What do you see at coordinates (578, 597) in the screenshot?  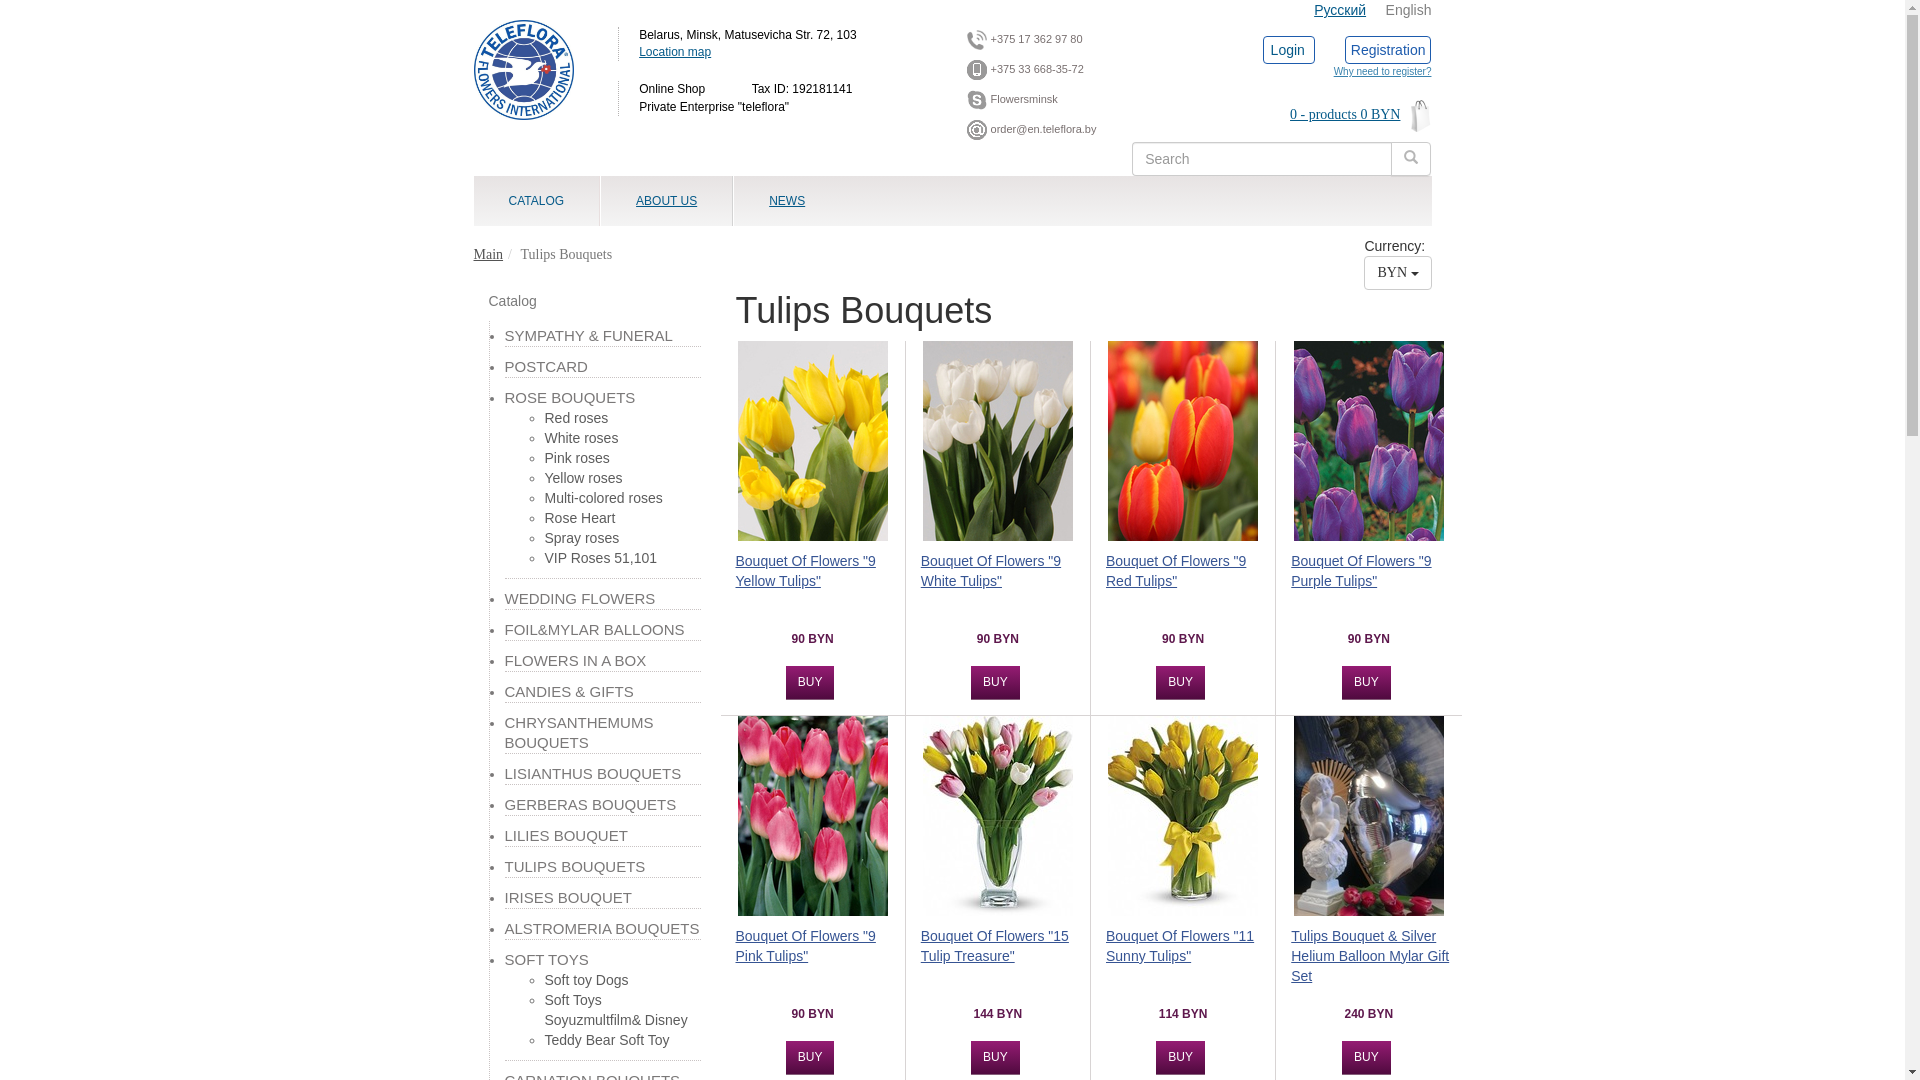 I see `'WEDDING FLOWERS'` at bounding box center [578, 597].